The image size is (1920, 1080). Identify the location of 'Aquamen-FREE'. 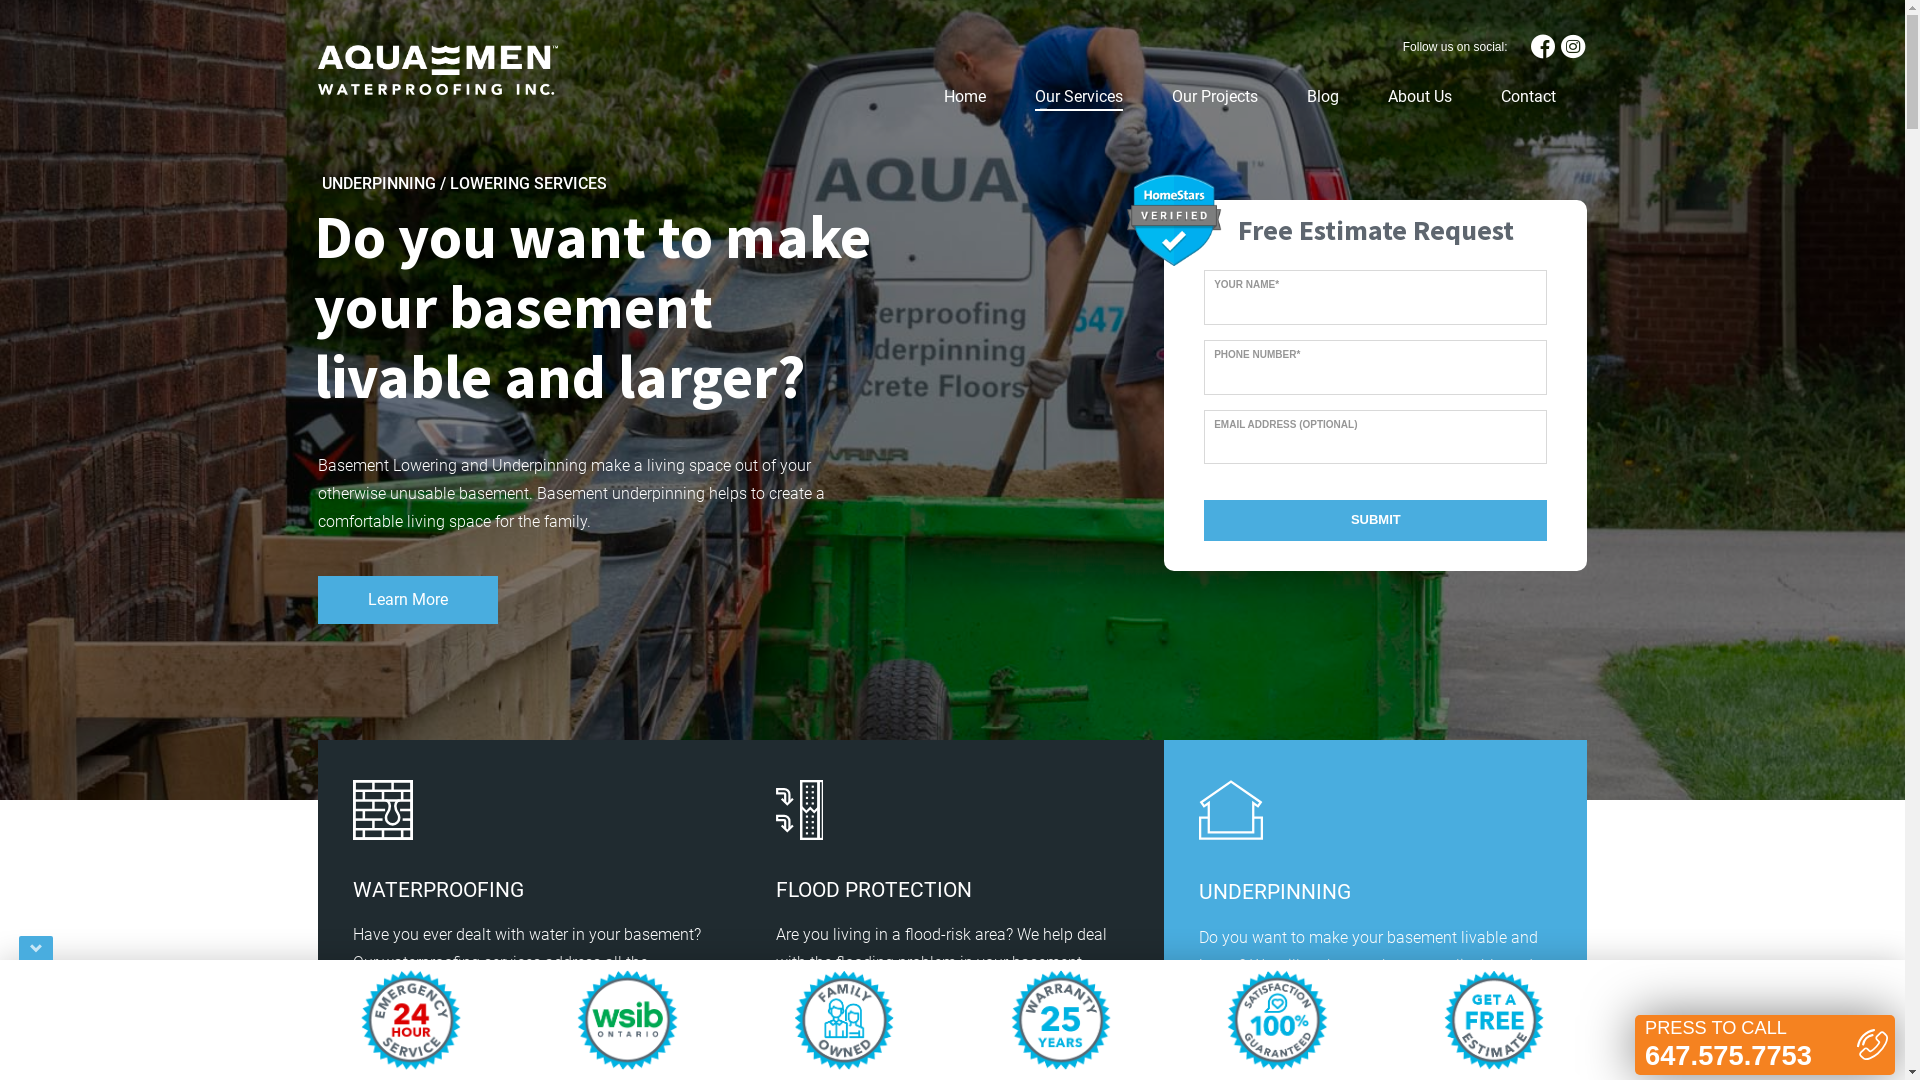
(1493, 1019).